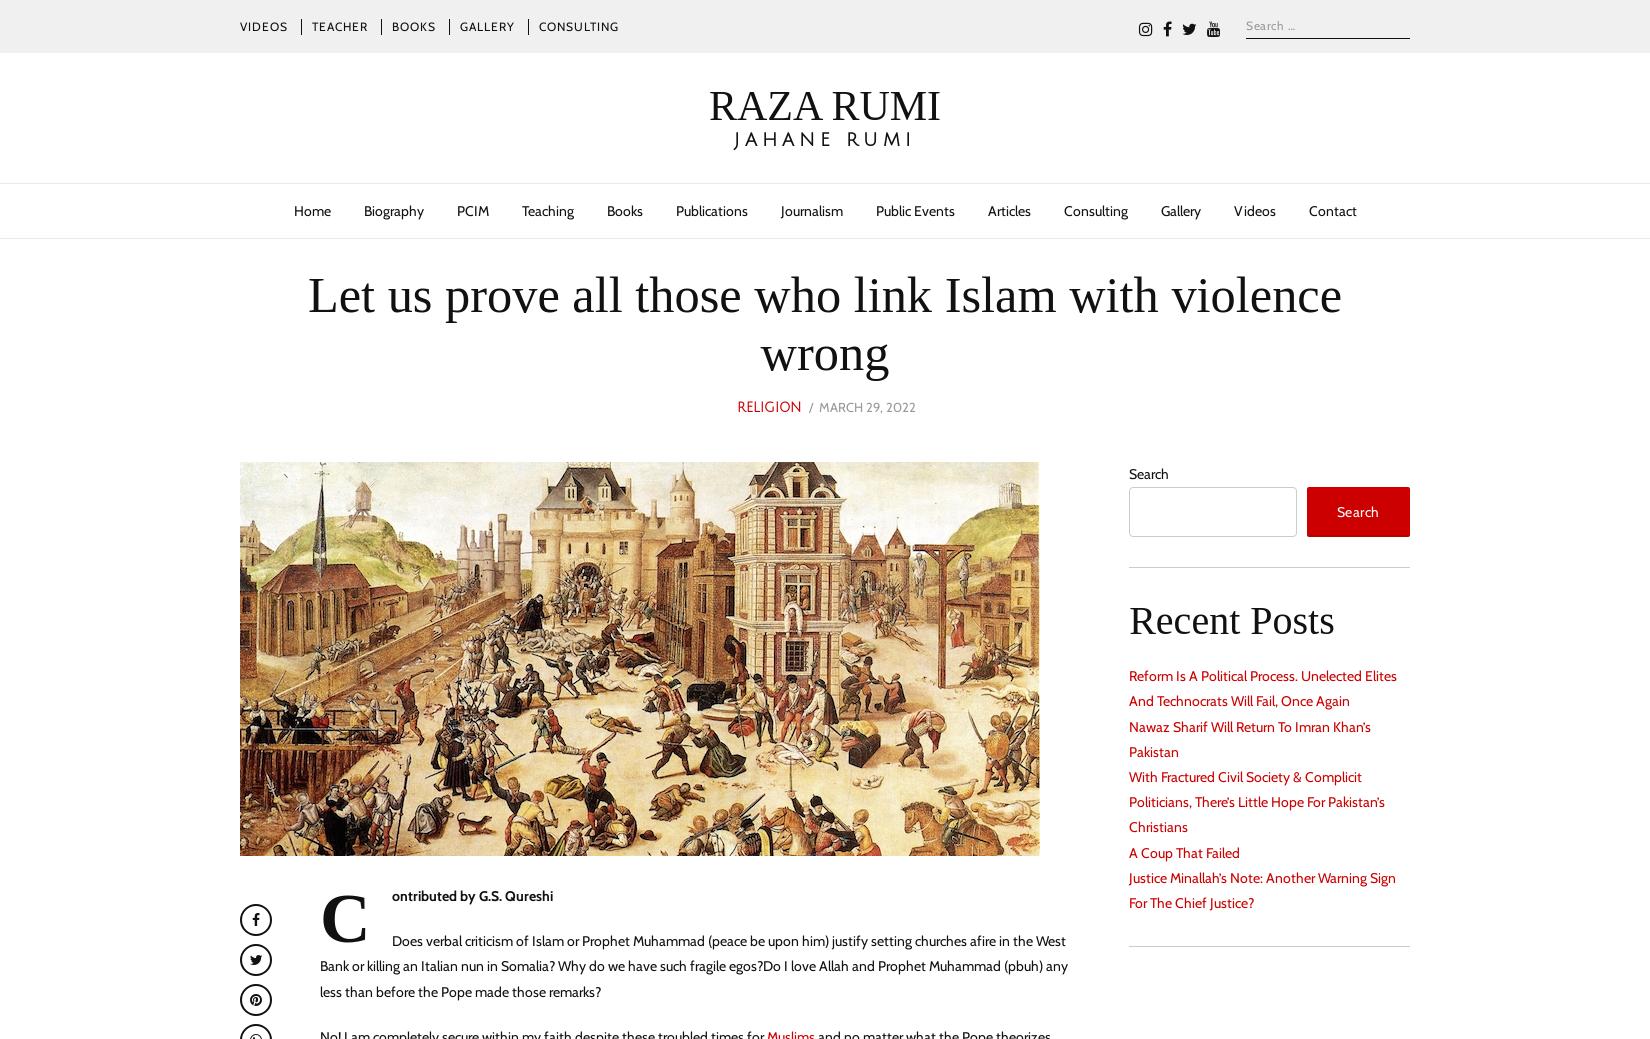 The width and height of the screenshot is (1650, 1039). Describe the element at coordinates (767, 405) in the screenshot. I see `'Religion'` at that location.